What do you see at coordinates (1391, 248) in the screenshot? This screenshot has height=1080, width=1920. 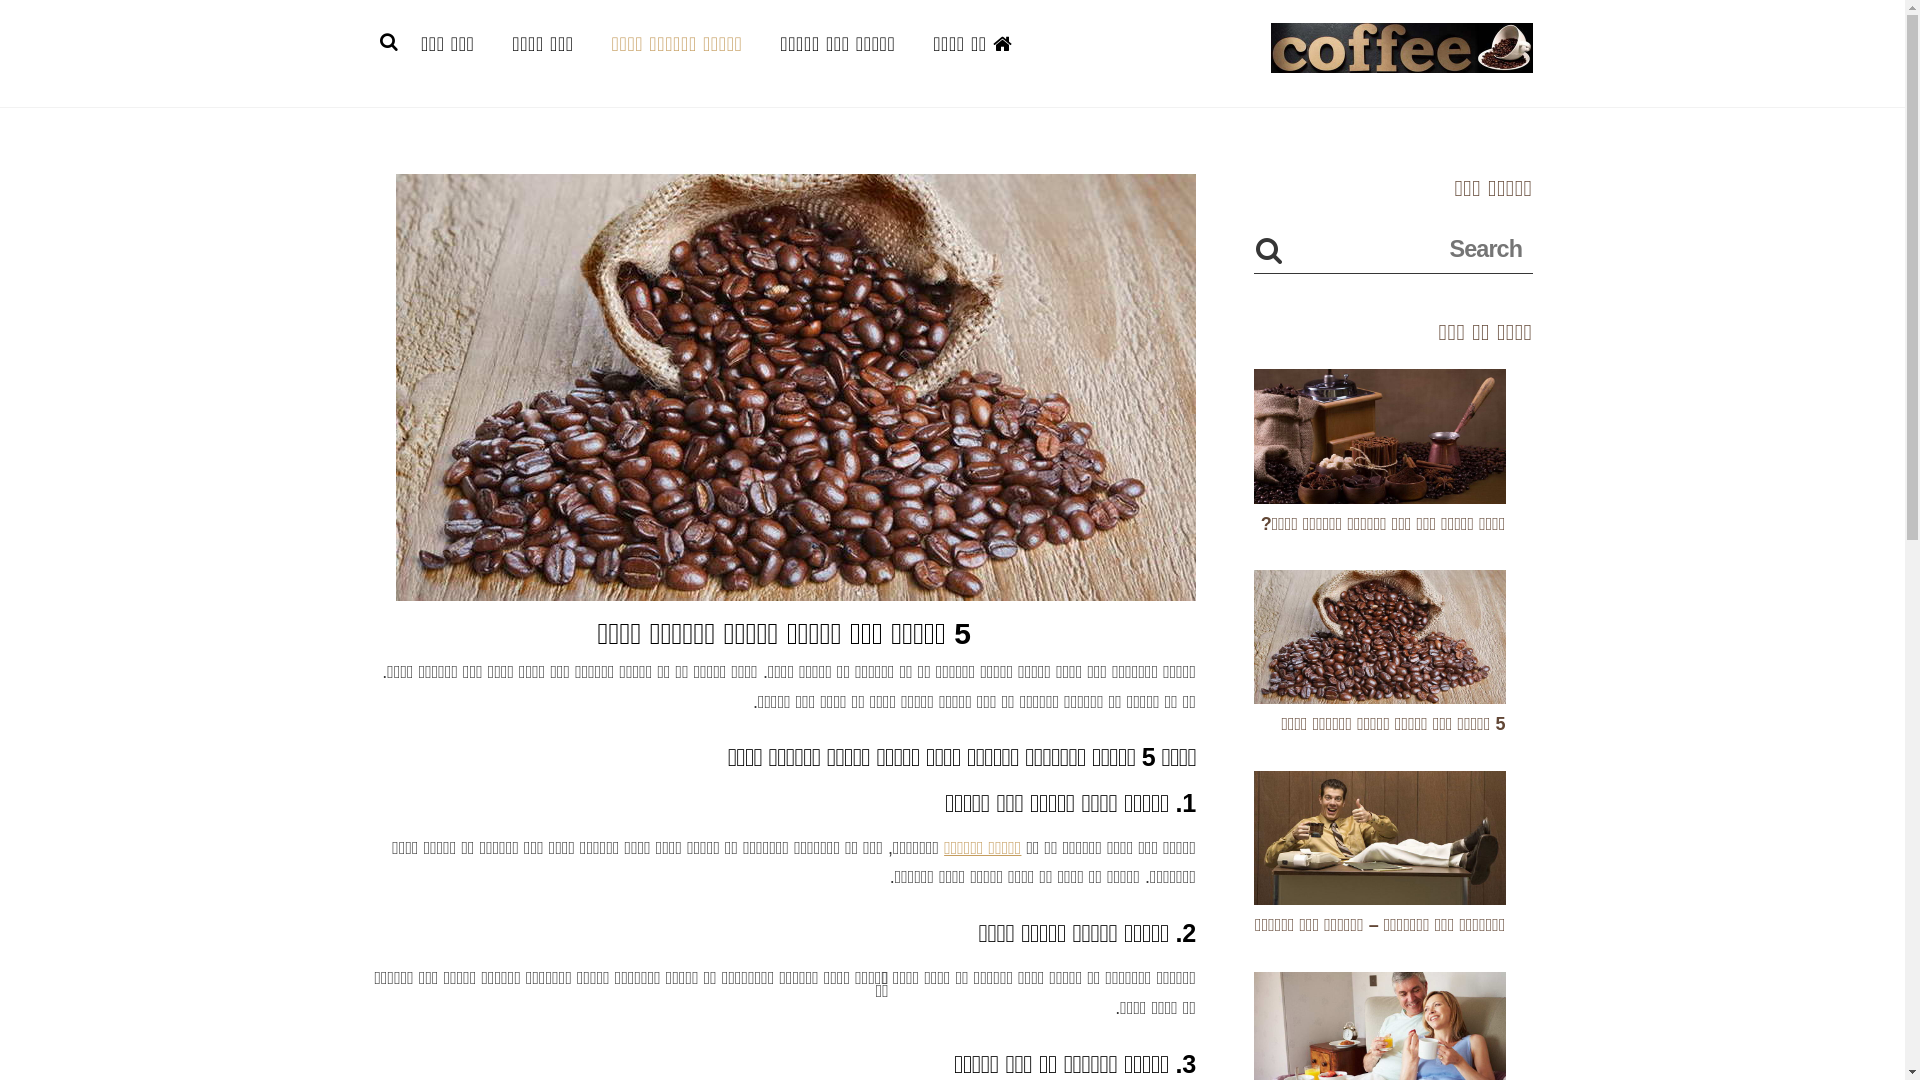 I see `'Search'` at bounding box center [1391, 248].